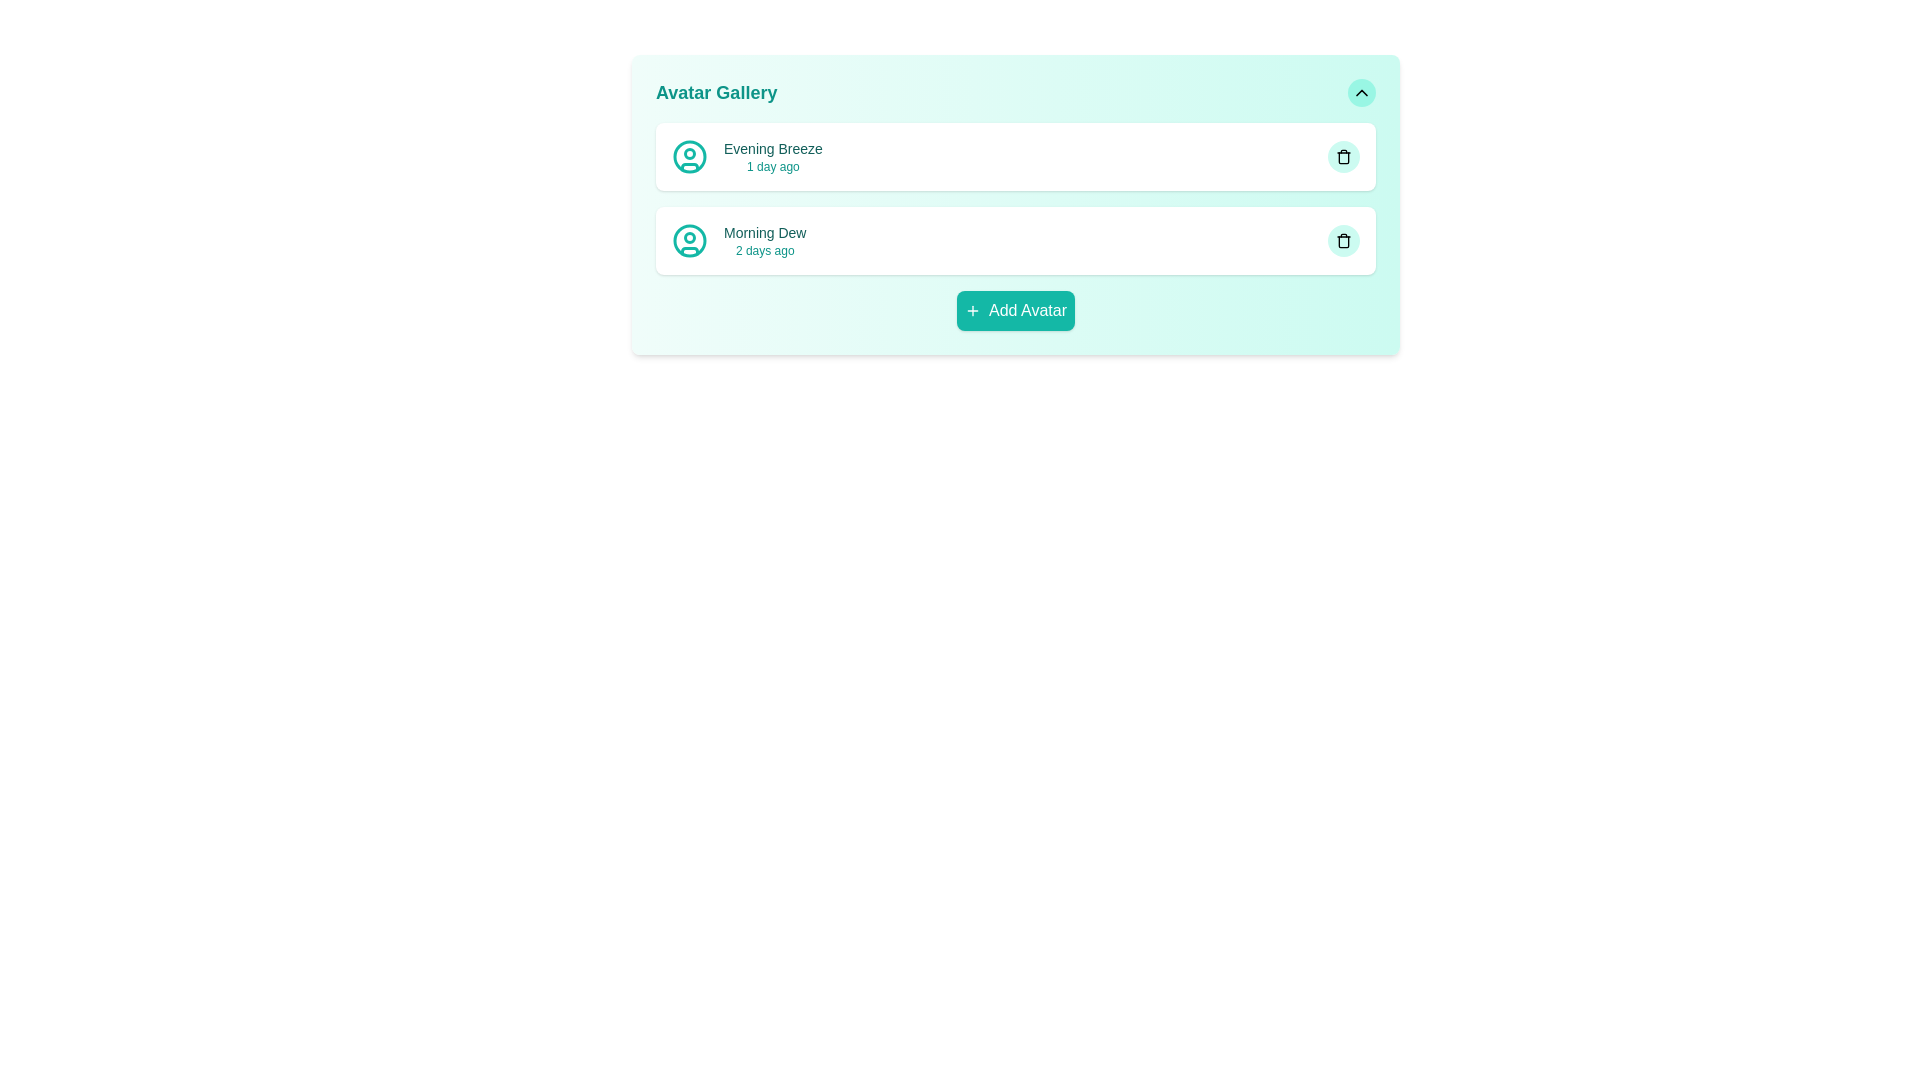  I want to click on the upward-pointing chevron icon inside the light teal circular button located, so click(1361, 92).